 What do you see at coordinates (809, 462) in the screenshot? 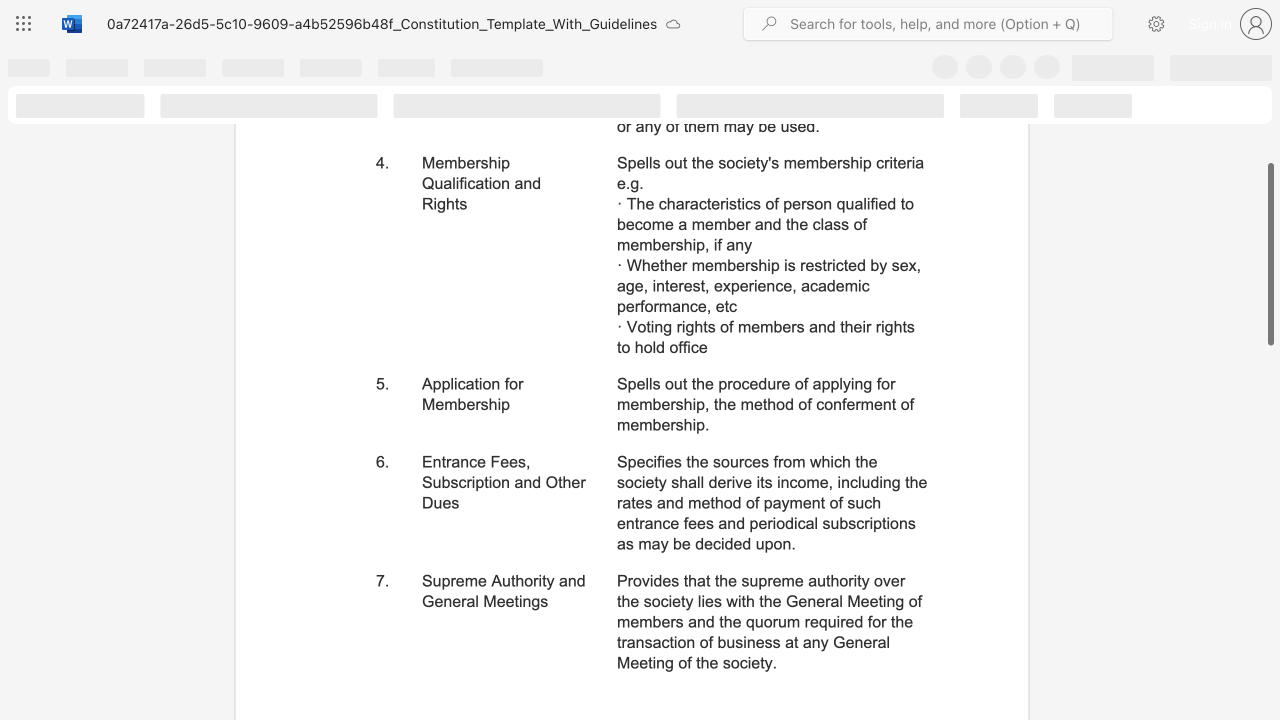
I see `the subset text "which the society shall derive its income, including the rates and method of pa" within the text "Specifies the sources from which the society shall derive its income, including the rates and method of payment of such entrance fees and periodical subscriptions as may be decided upon."` at bounding box center [809, 462].